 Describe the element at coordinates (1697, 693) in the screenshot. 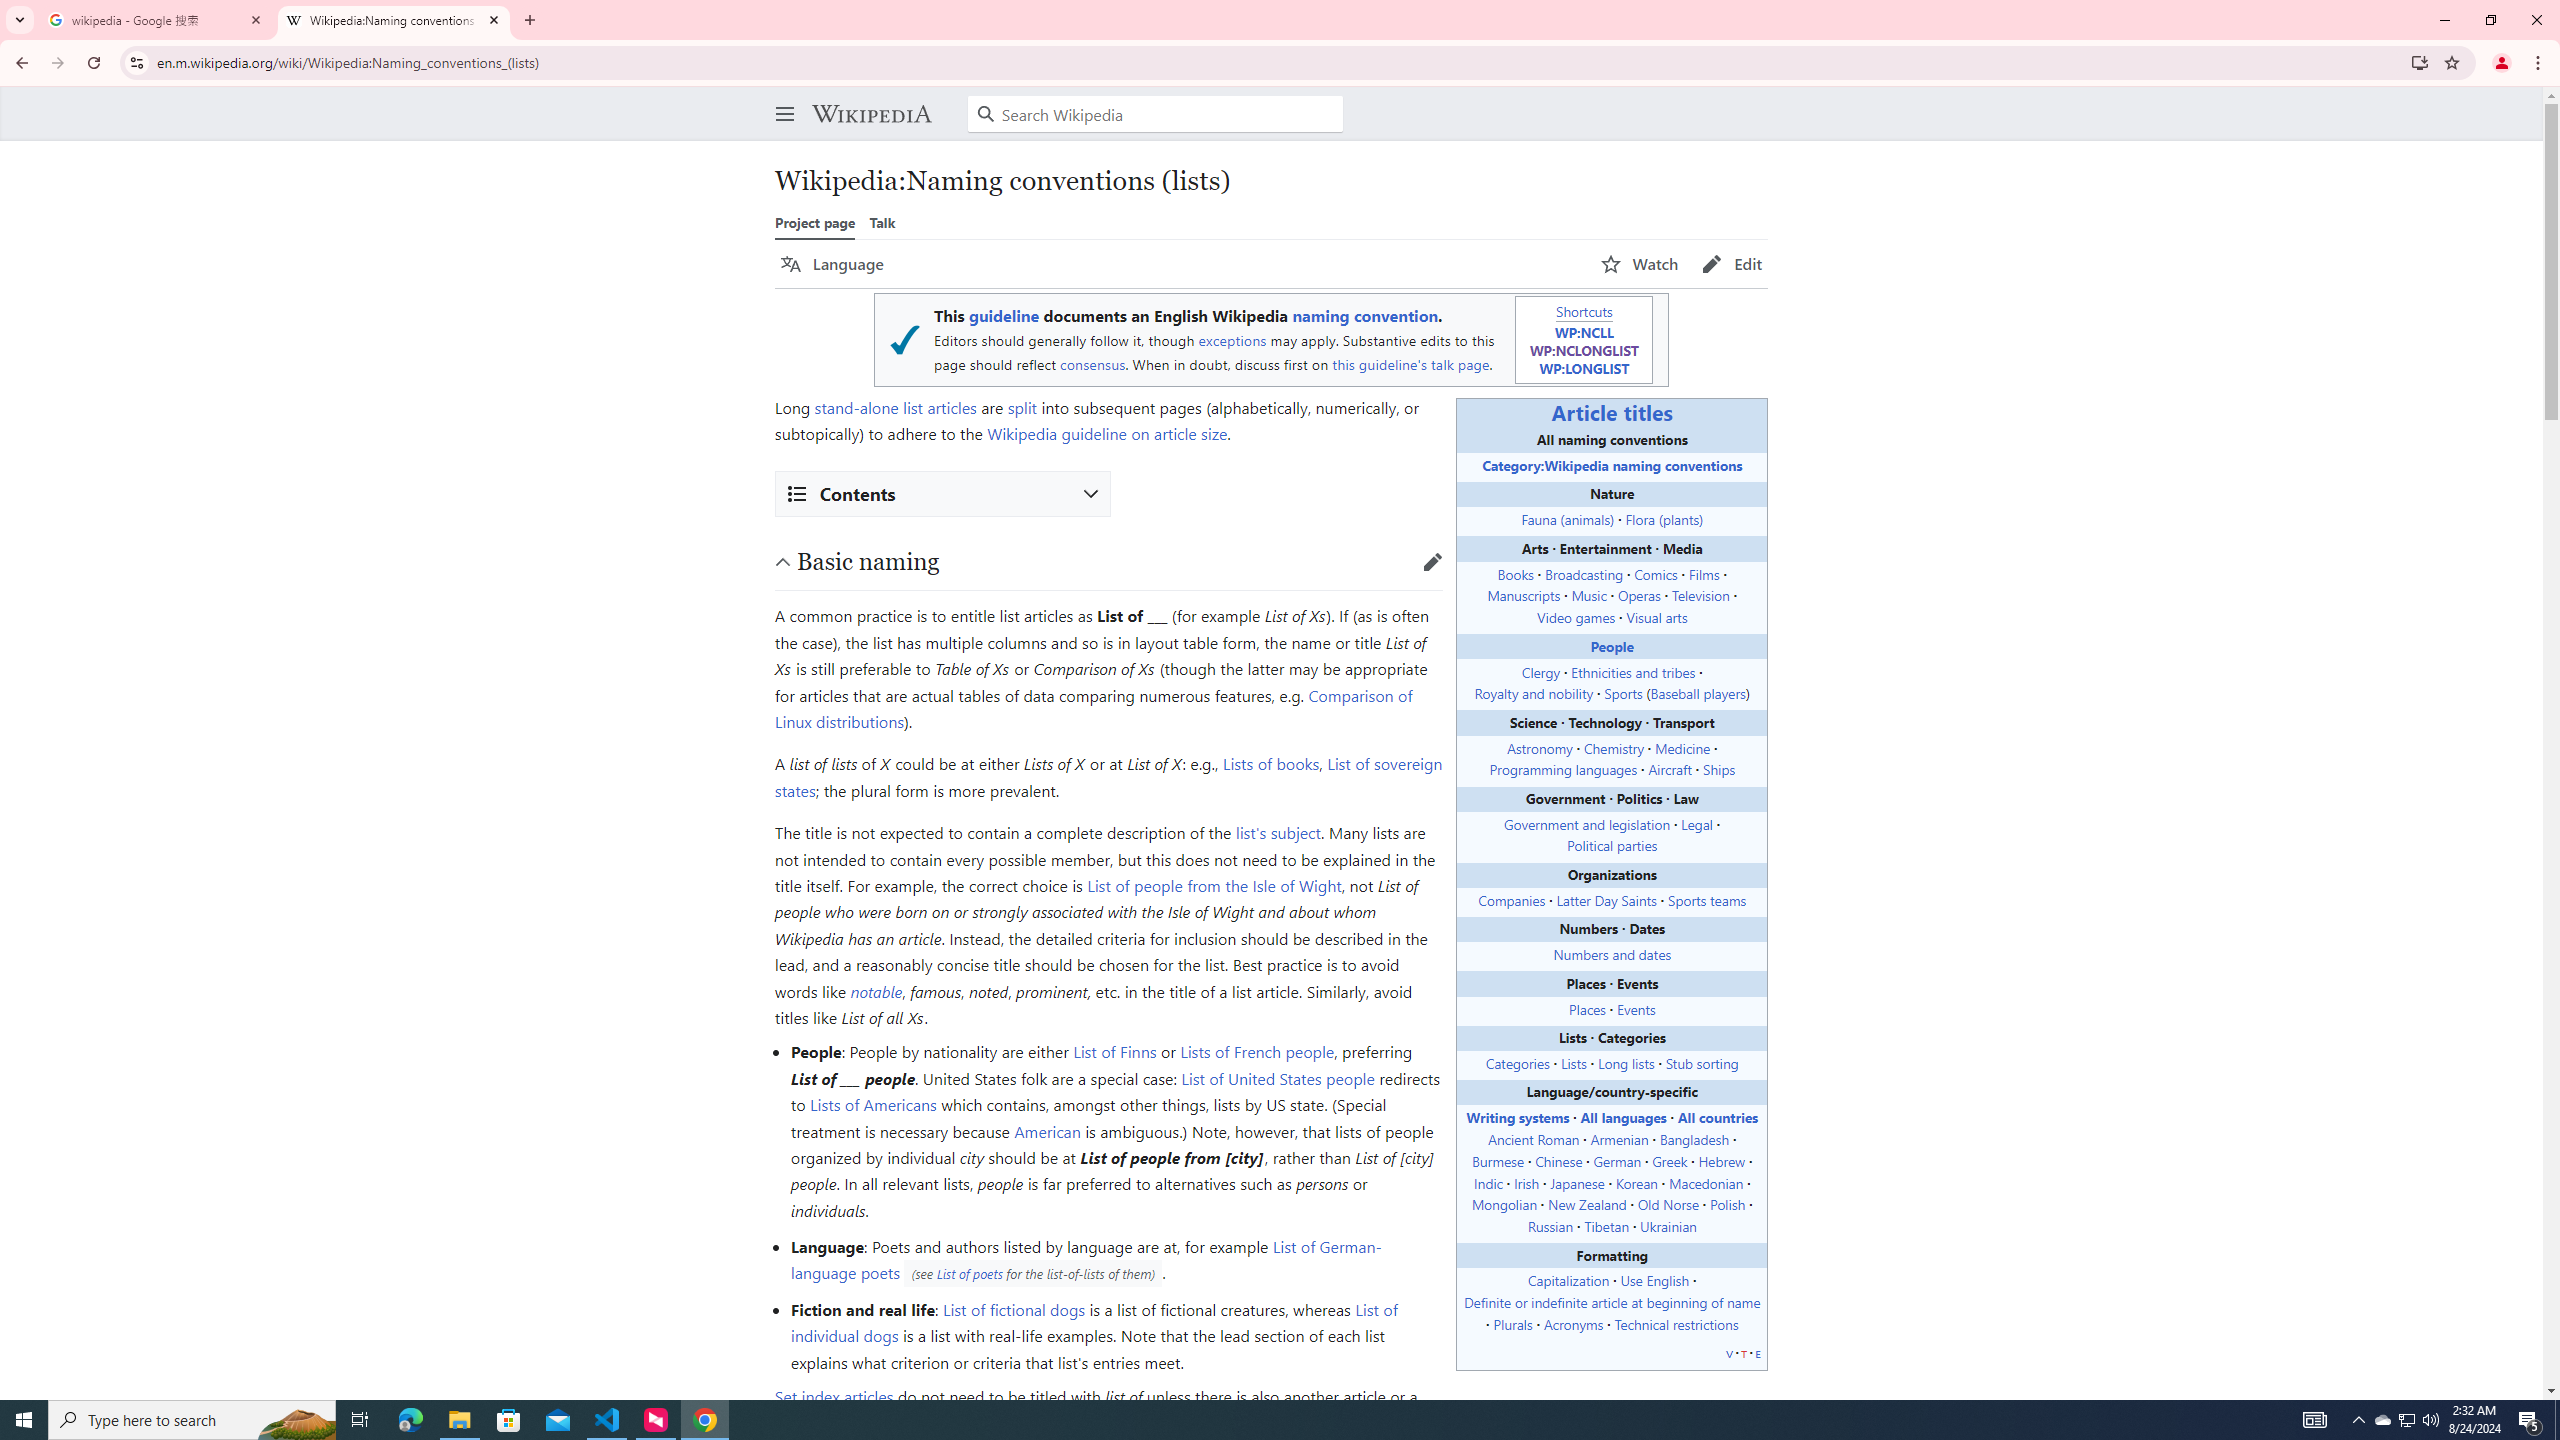

I see `'Baseball players'` at that location.